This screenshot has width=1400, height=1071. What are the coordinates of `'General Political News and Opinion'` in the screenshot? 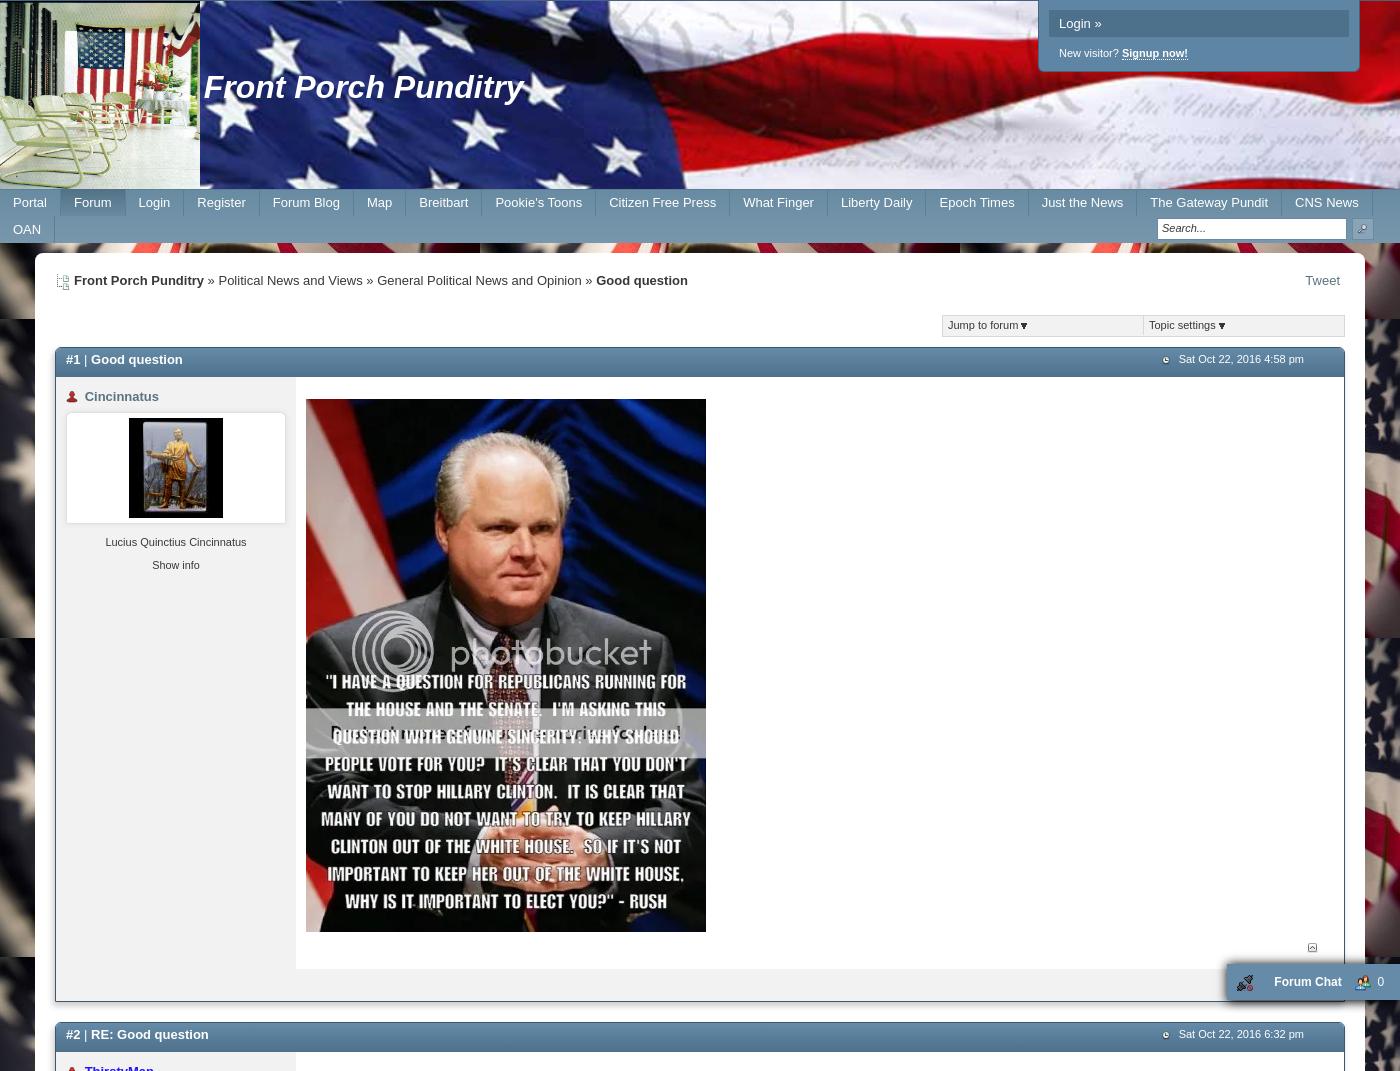 It's located at (377, 280).